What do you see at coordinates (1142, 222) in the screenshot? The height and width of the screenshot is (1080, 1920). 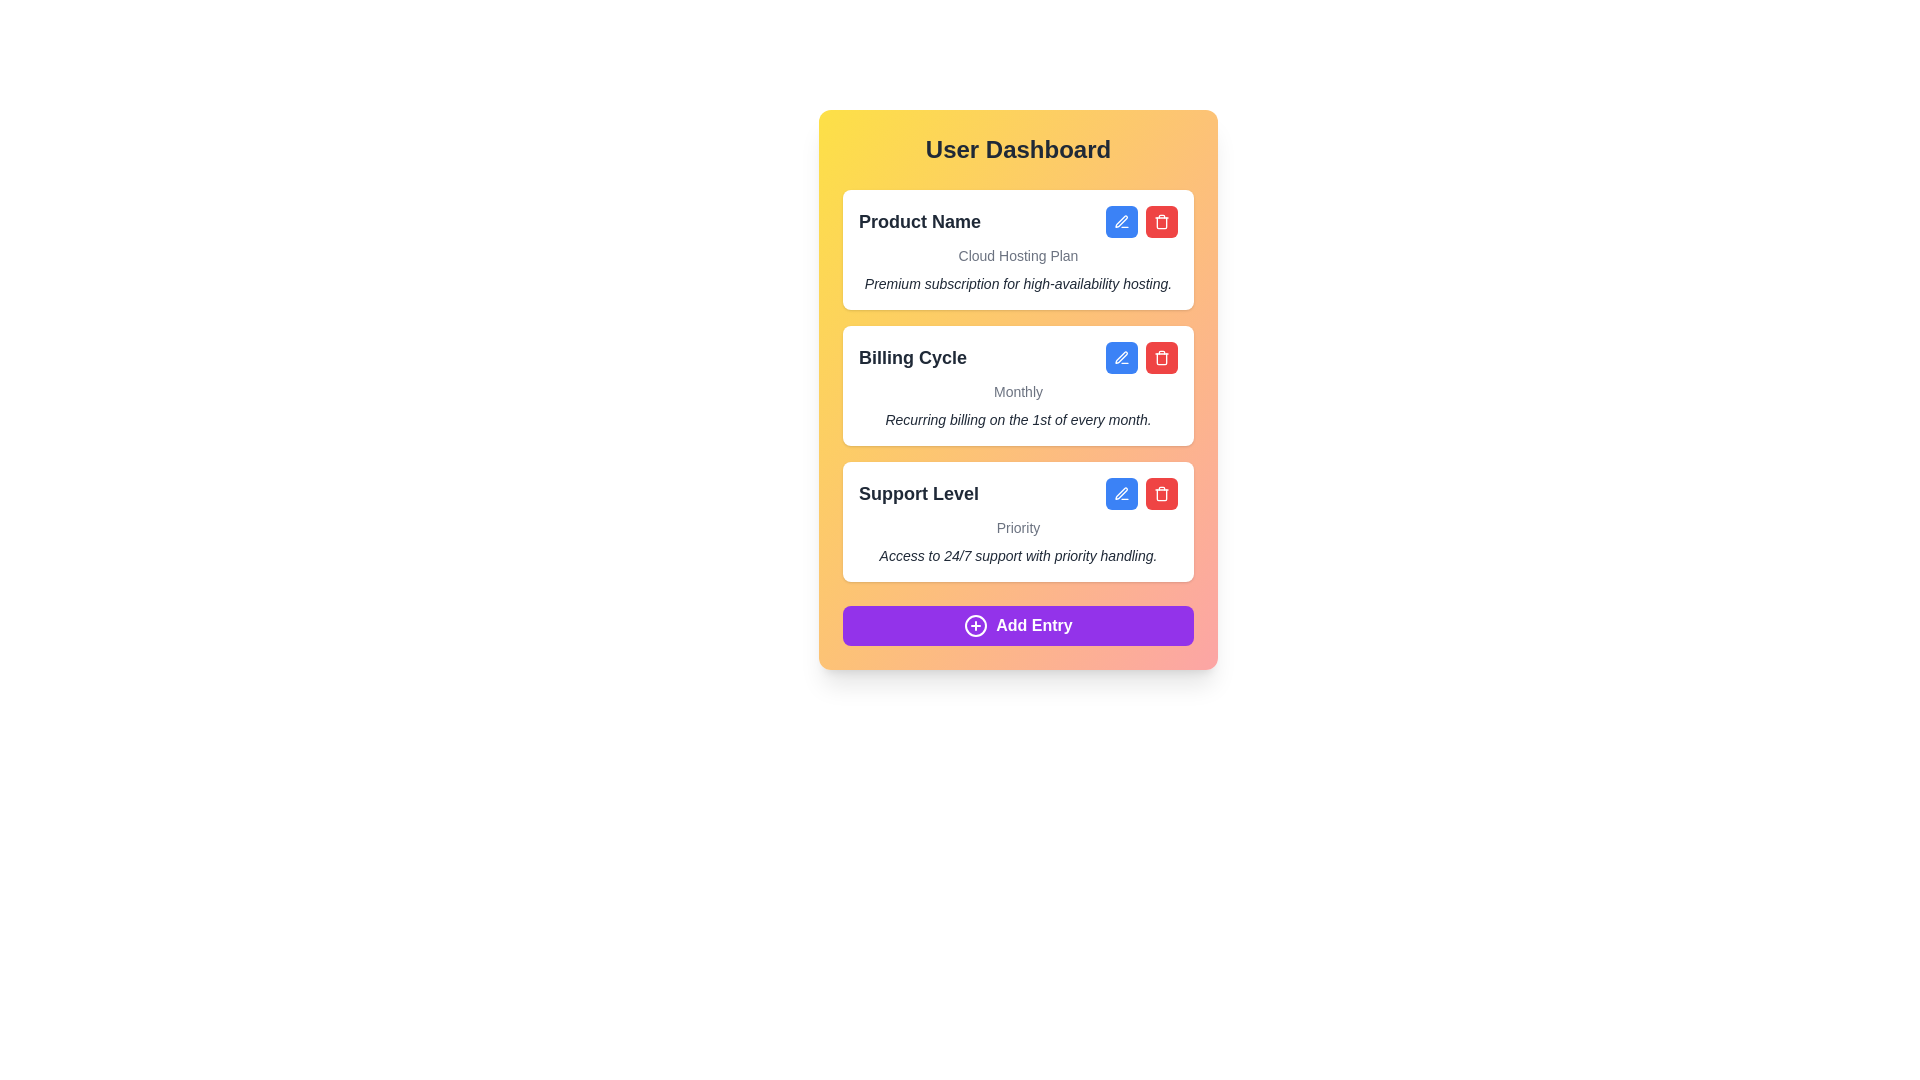 I see `the red delete button located in the upper-right corner of the 'Product Name' section in the dashboard` at bounding box center [1142, 222].